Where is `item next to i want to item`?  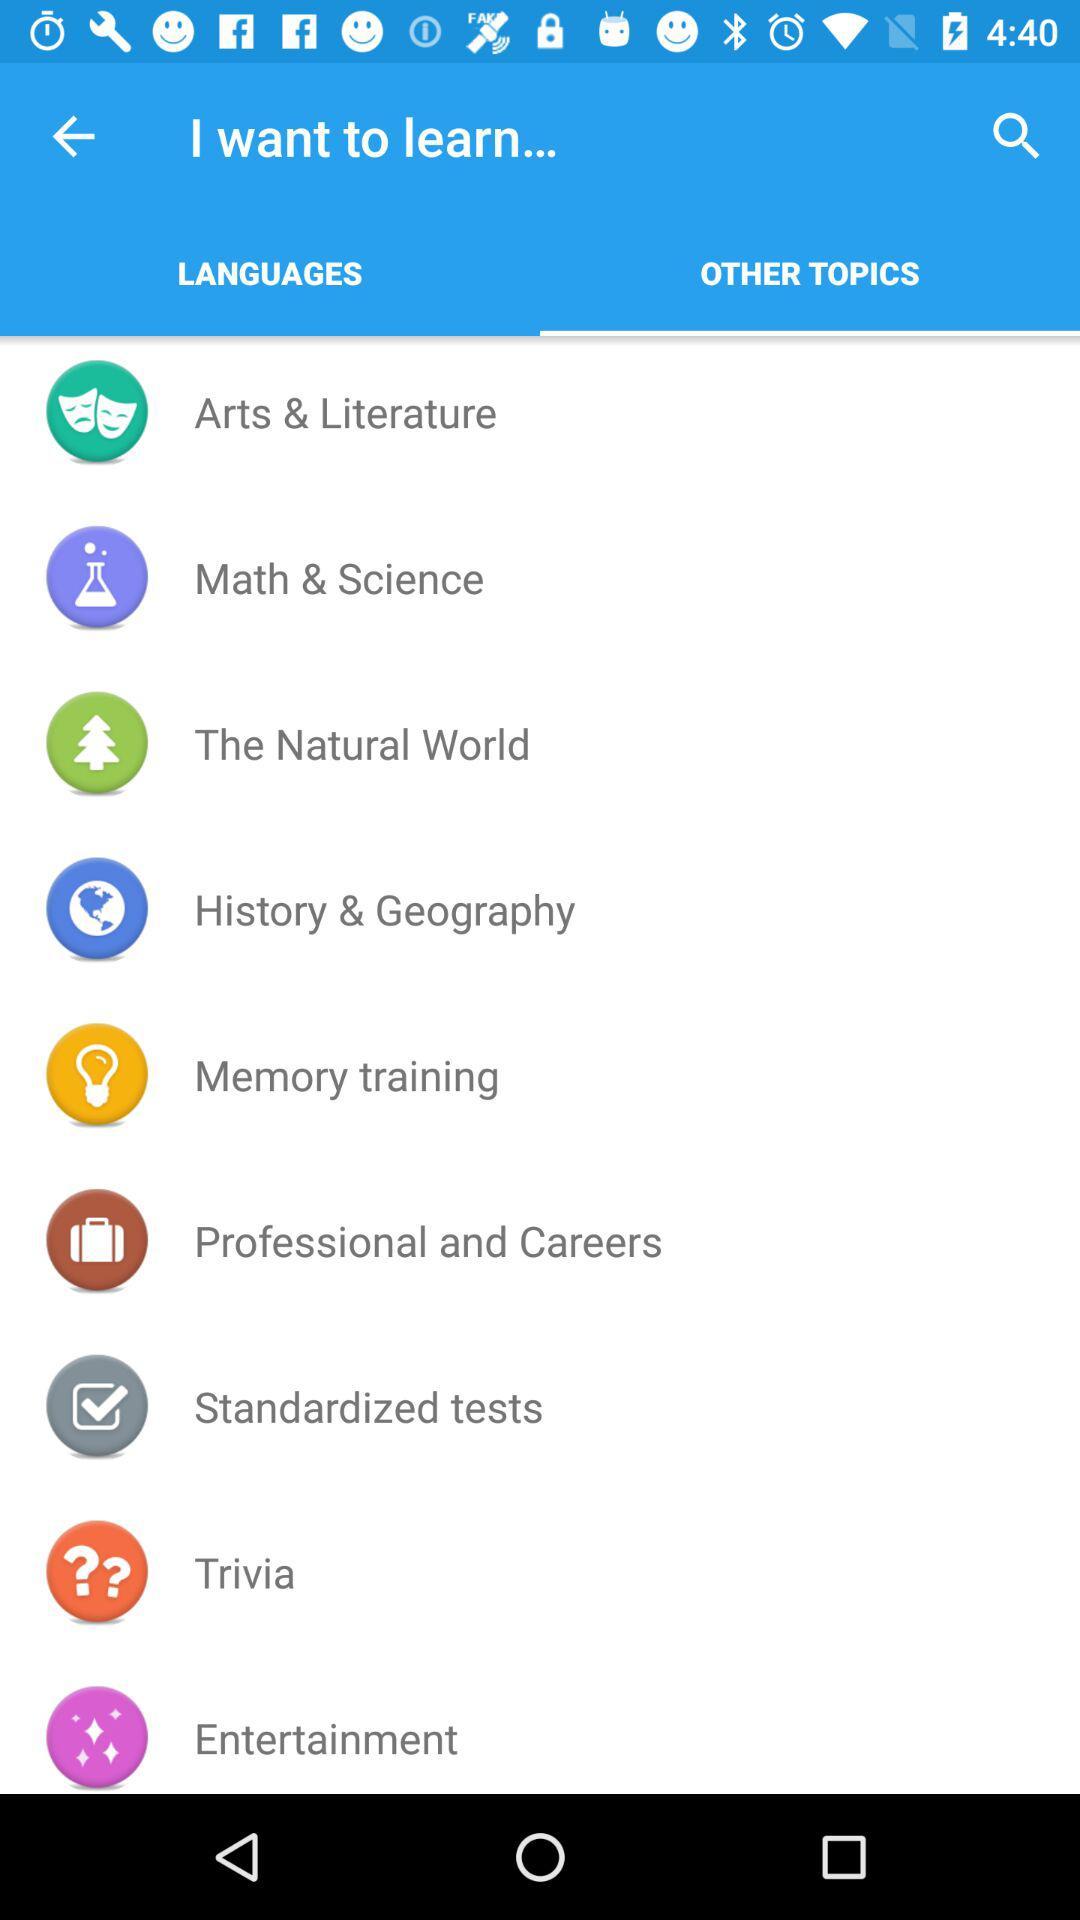
item next to i want to item is located at coordinates (72, 135).